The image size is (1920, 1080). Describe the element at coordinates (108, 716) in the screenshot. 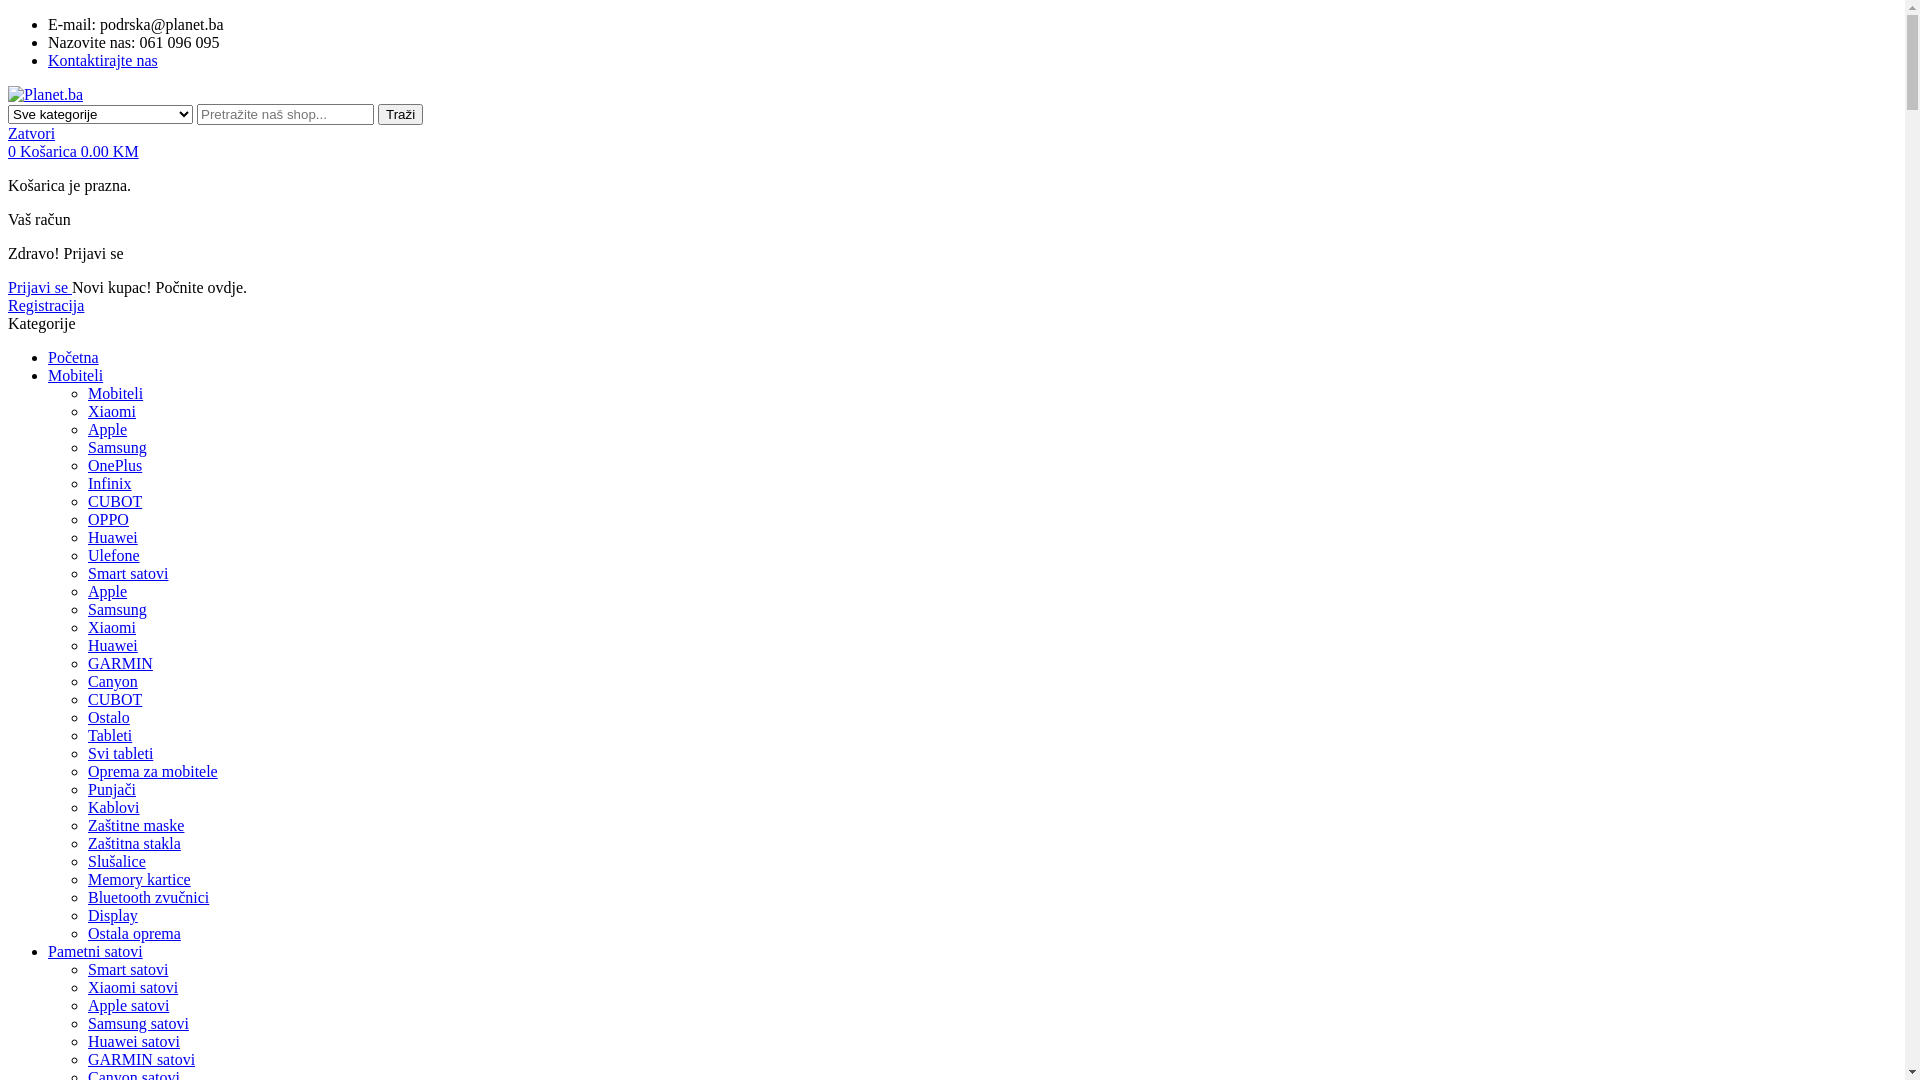

I see `'Ostalo'` at that location.